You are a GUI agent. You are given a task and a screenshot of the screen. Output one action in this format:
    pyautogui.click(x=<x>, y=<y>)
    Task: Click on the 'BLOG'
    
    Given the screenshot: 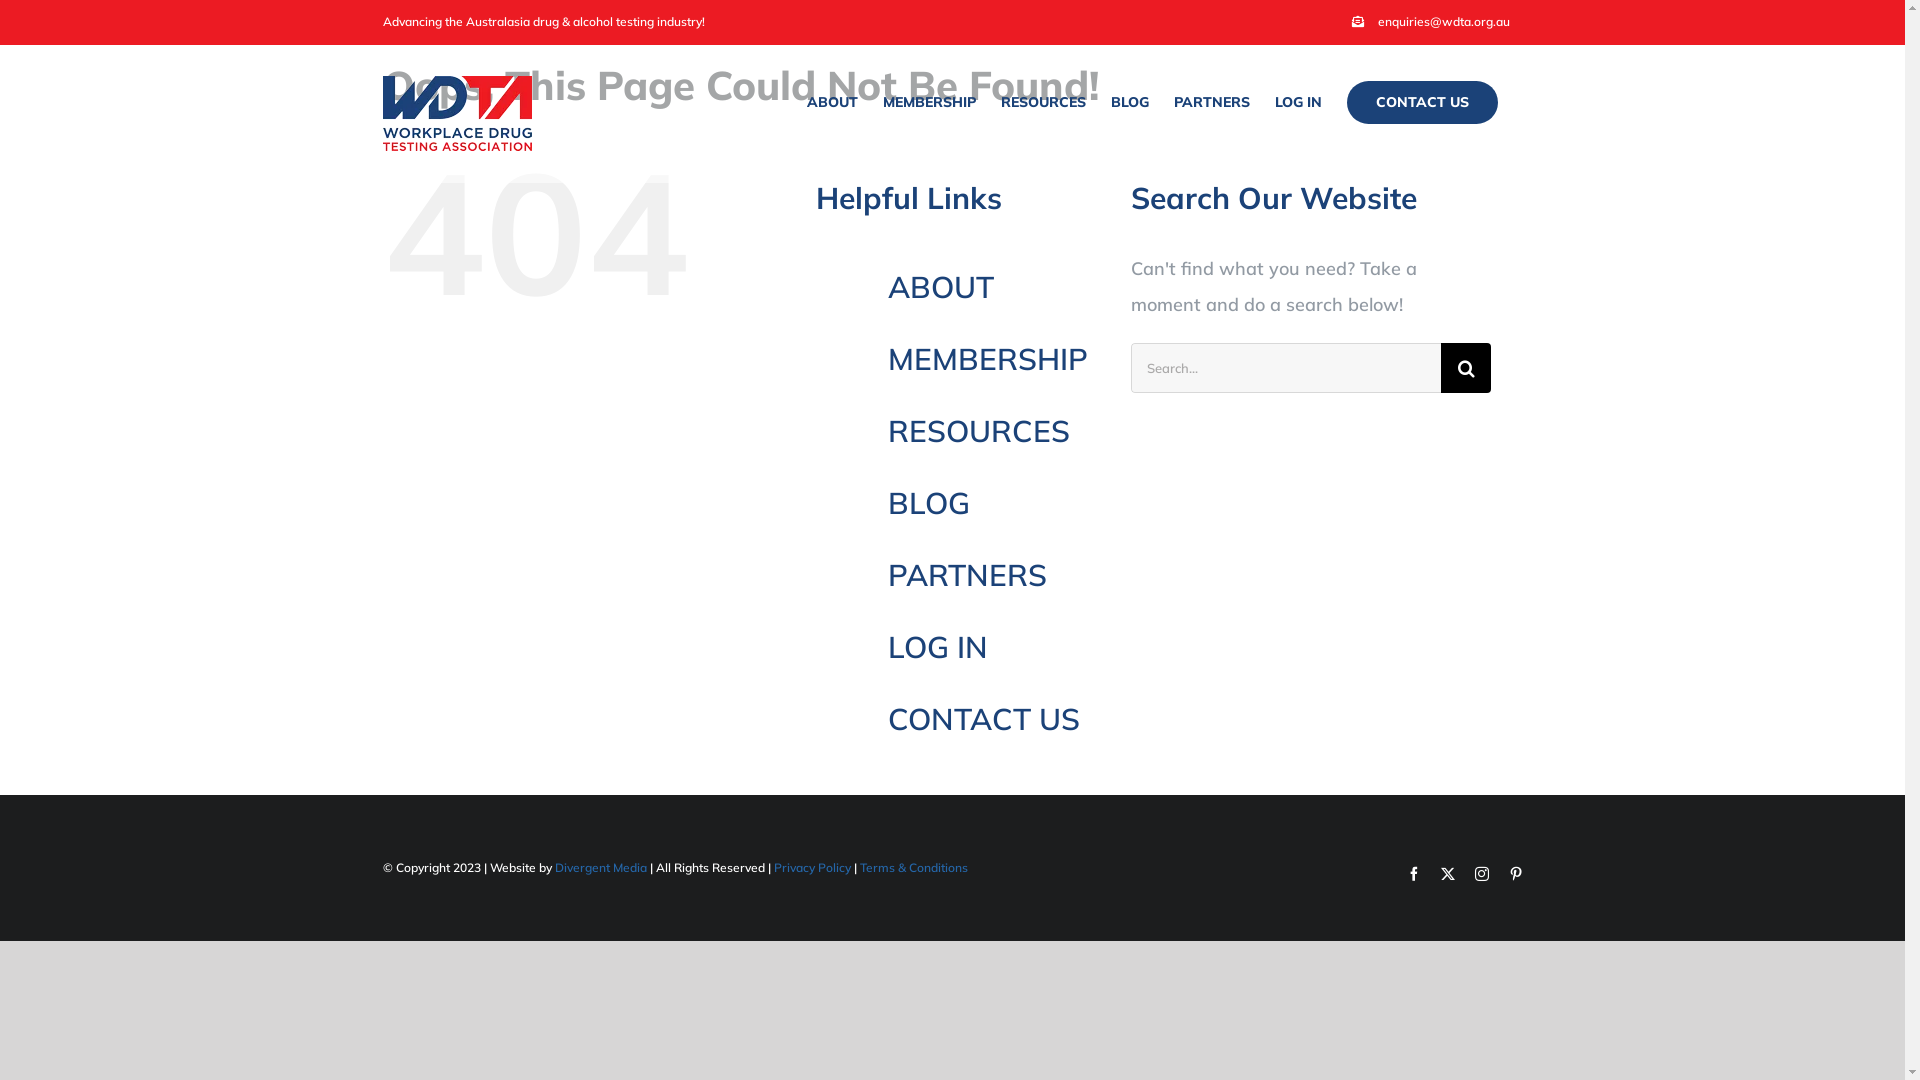 What is the action you would take?
    pyautogui.click(x=928, y=501)
    